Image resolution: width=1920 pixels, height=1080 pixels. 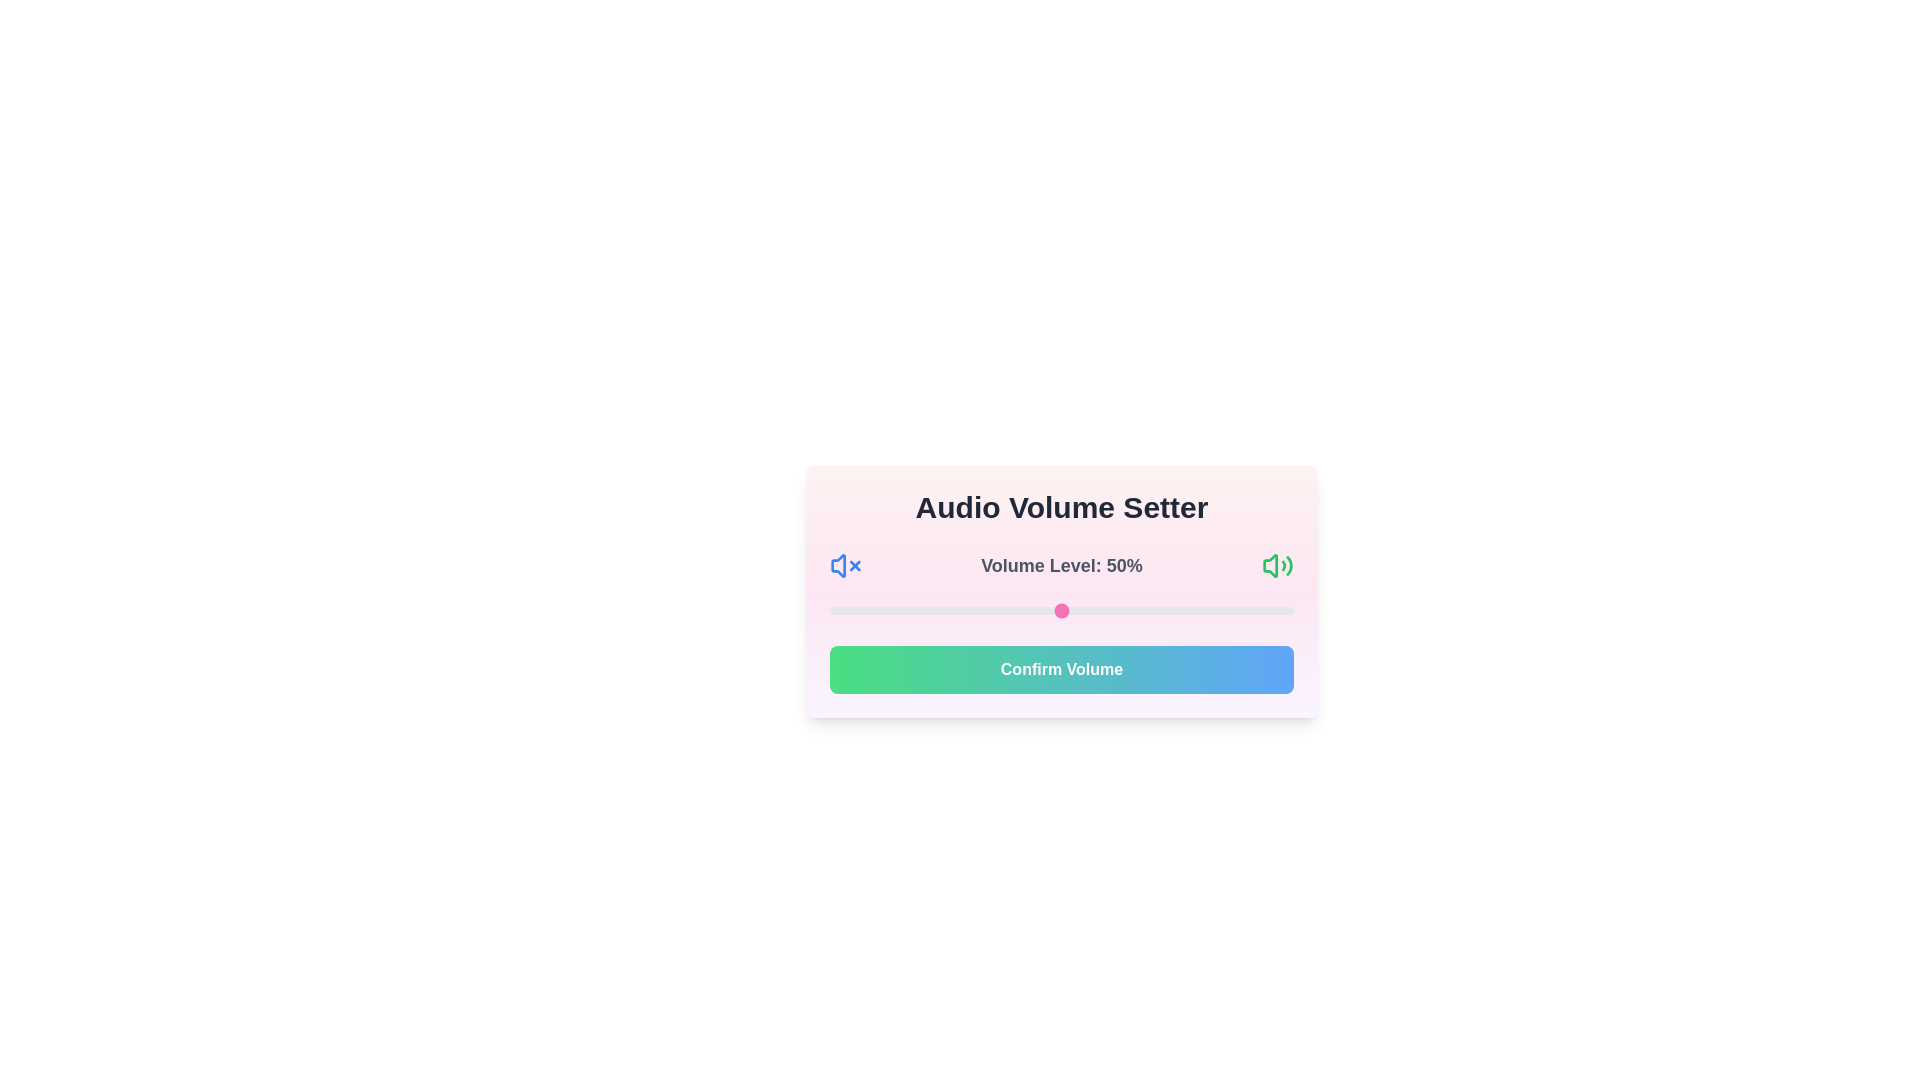 I want to click on the speaker icon with sound waves emanating, styled with a green outline, located within the volume control interface, so click(x=1276, y=566).